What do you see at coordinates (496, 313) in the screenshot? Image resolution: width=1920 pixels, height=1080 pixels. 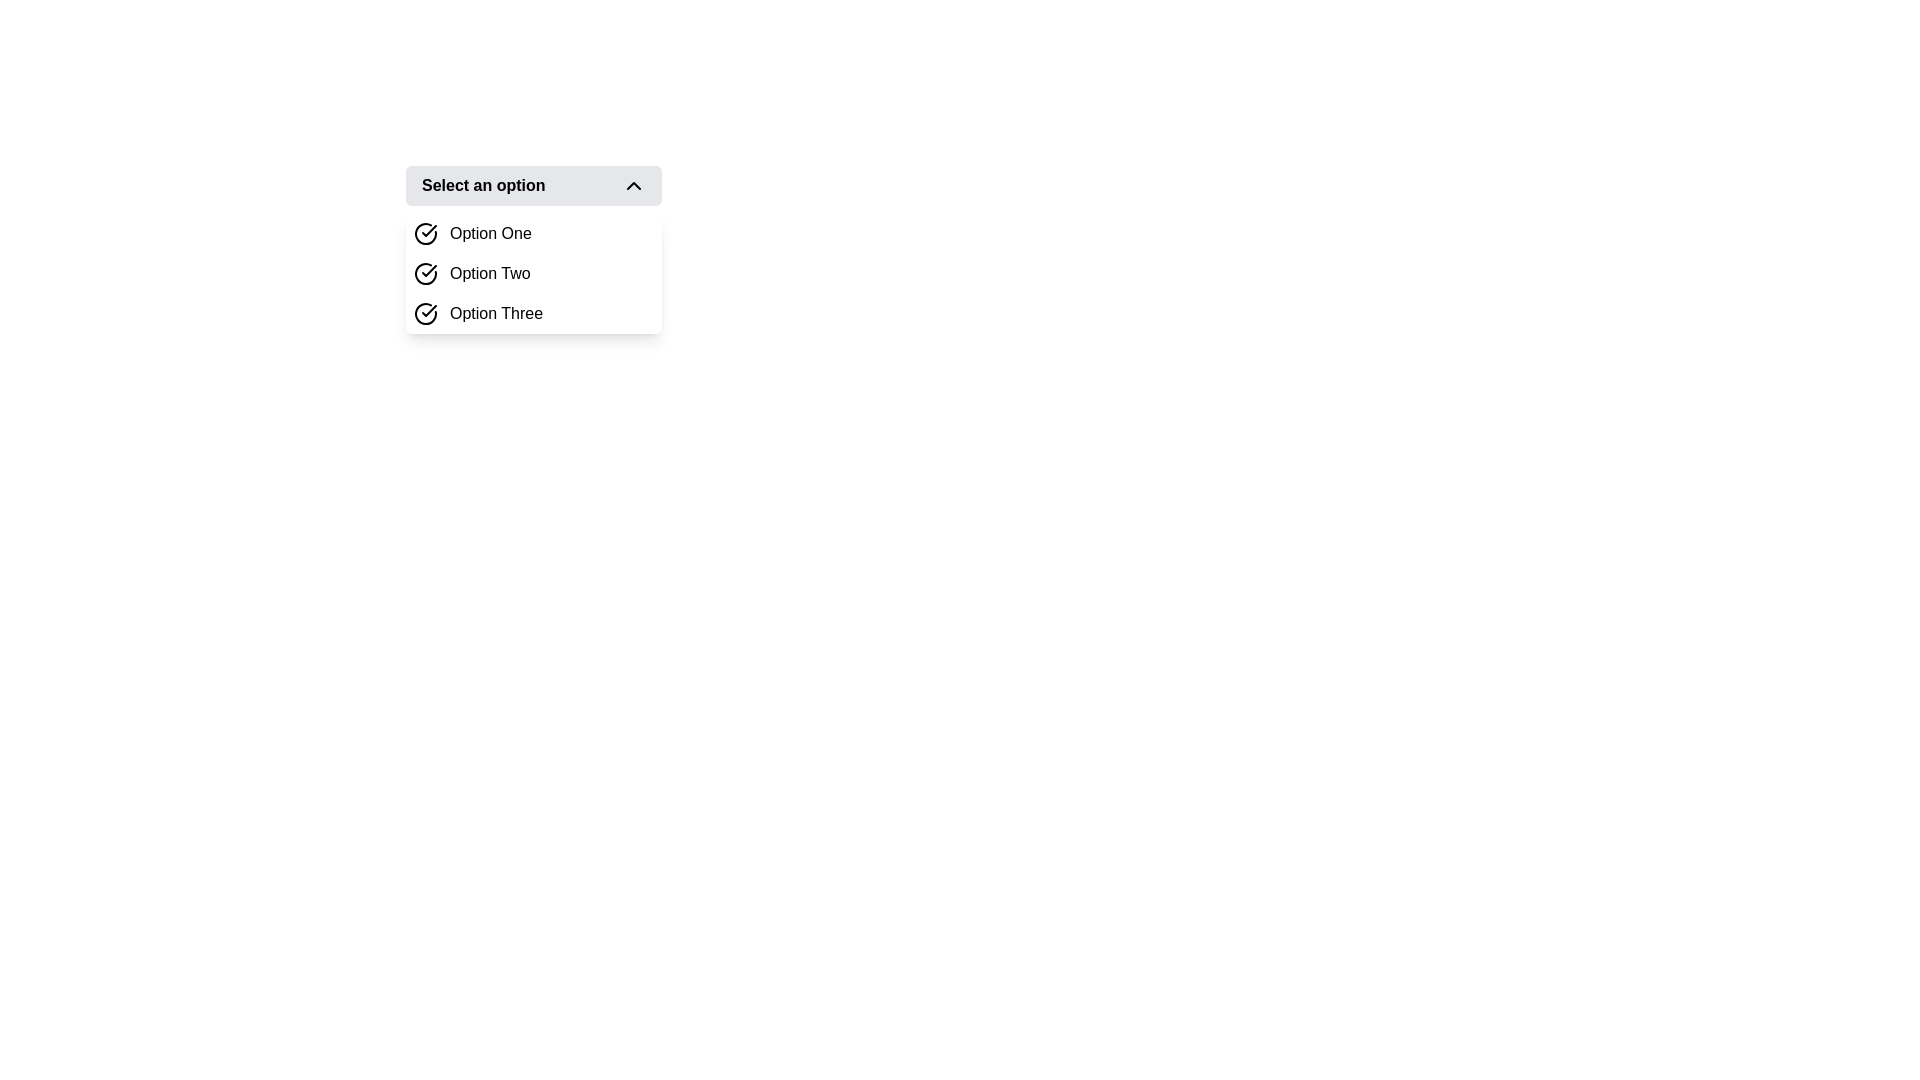 I see `the third option text element in the dropdown menu` at bounding box center [496, 313].